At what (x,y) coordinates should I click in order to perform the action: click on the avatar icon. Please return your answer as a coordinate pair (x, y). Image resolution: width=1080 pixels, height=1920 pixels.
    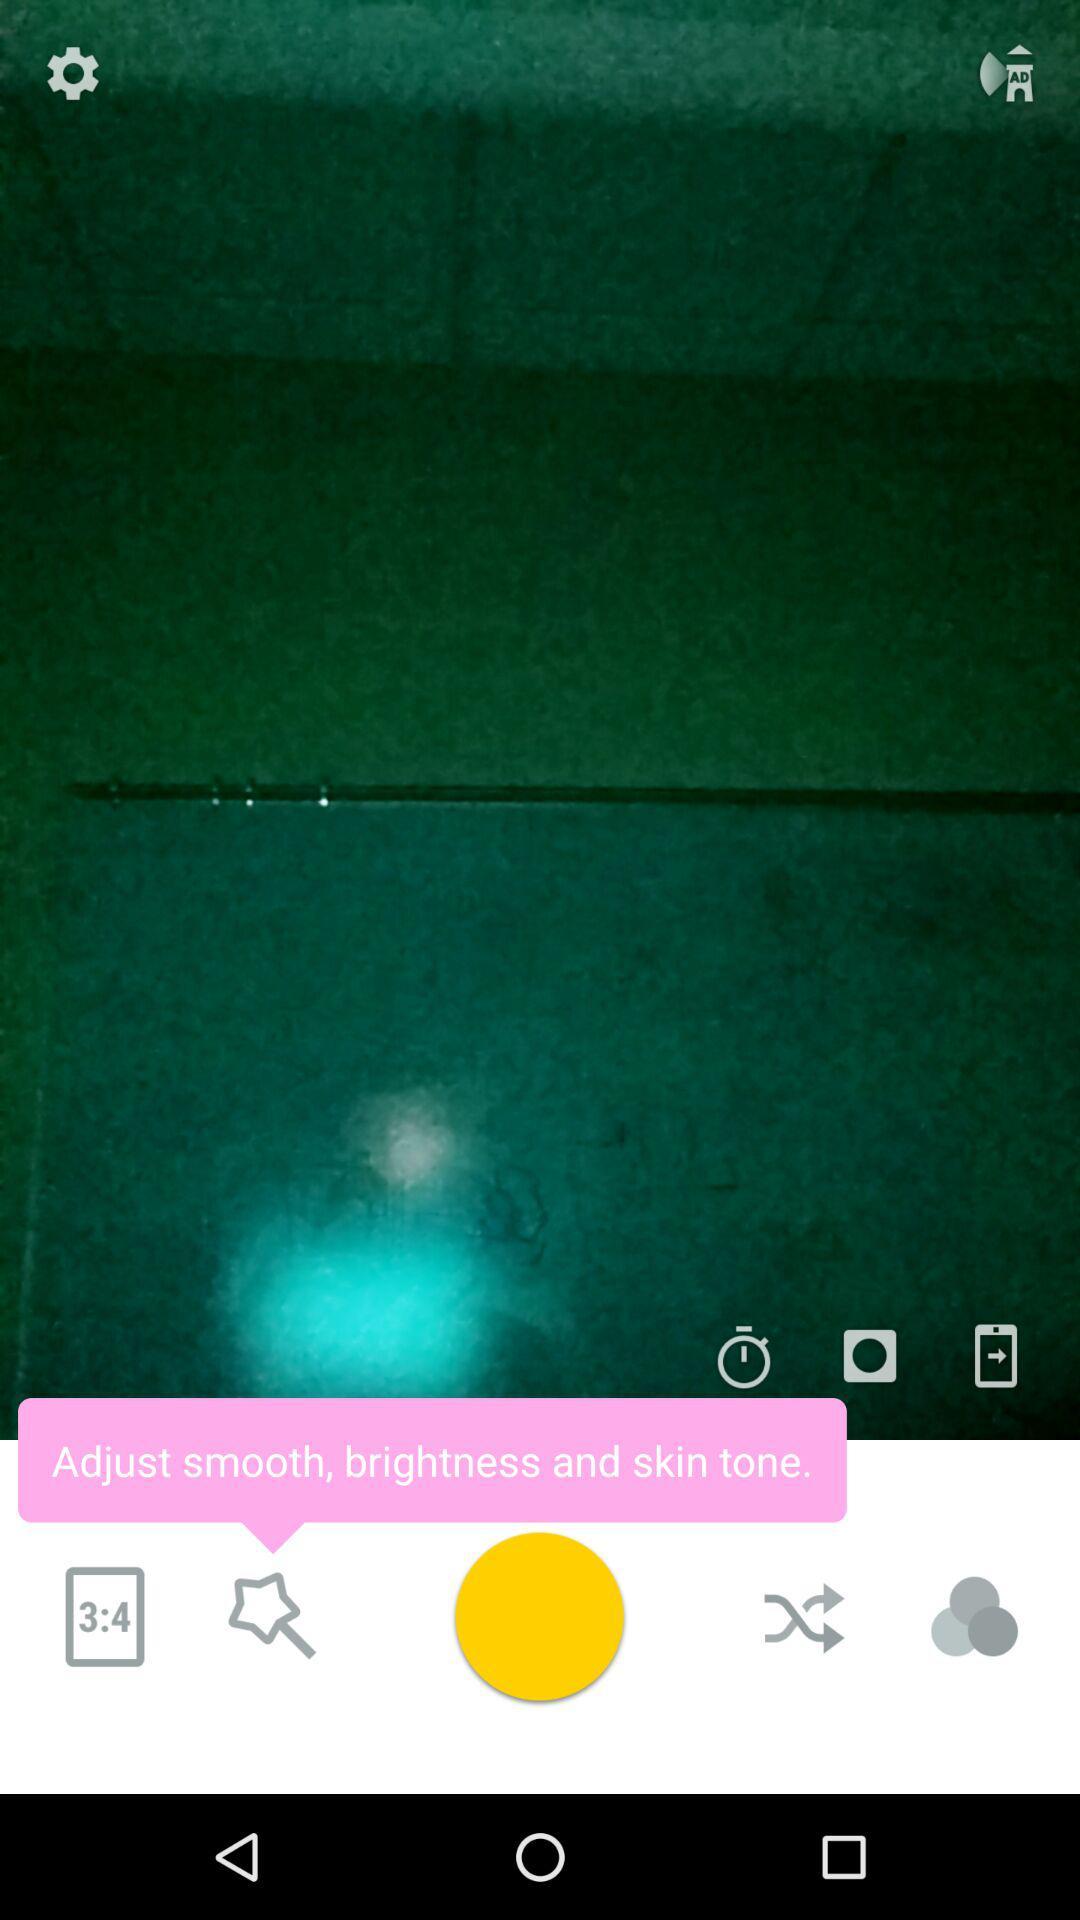
    Looking at the image, I should click on (974, 1617).